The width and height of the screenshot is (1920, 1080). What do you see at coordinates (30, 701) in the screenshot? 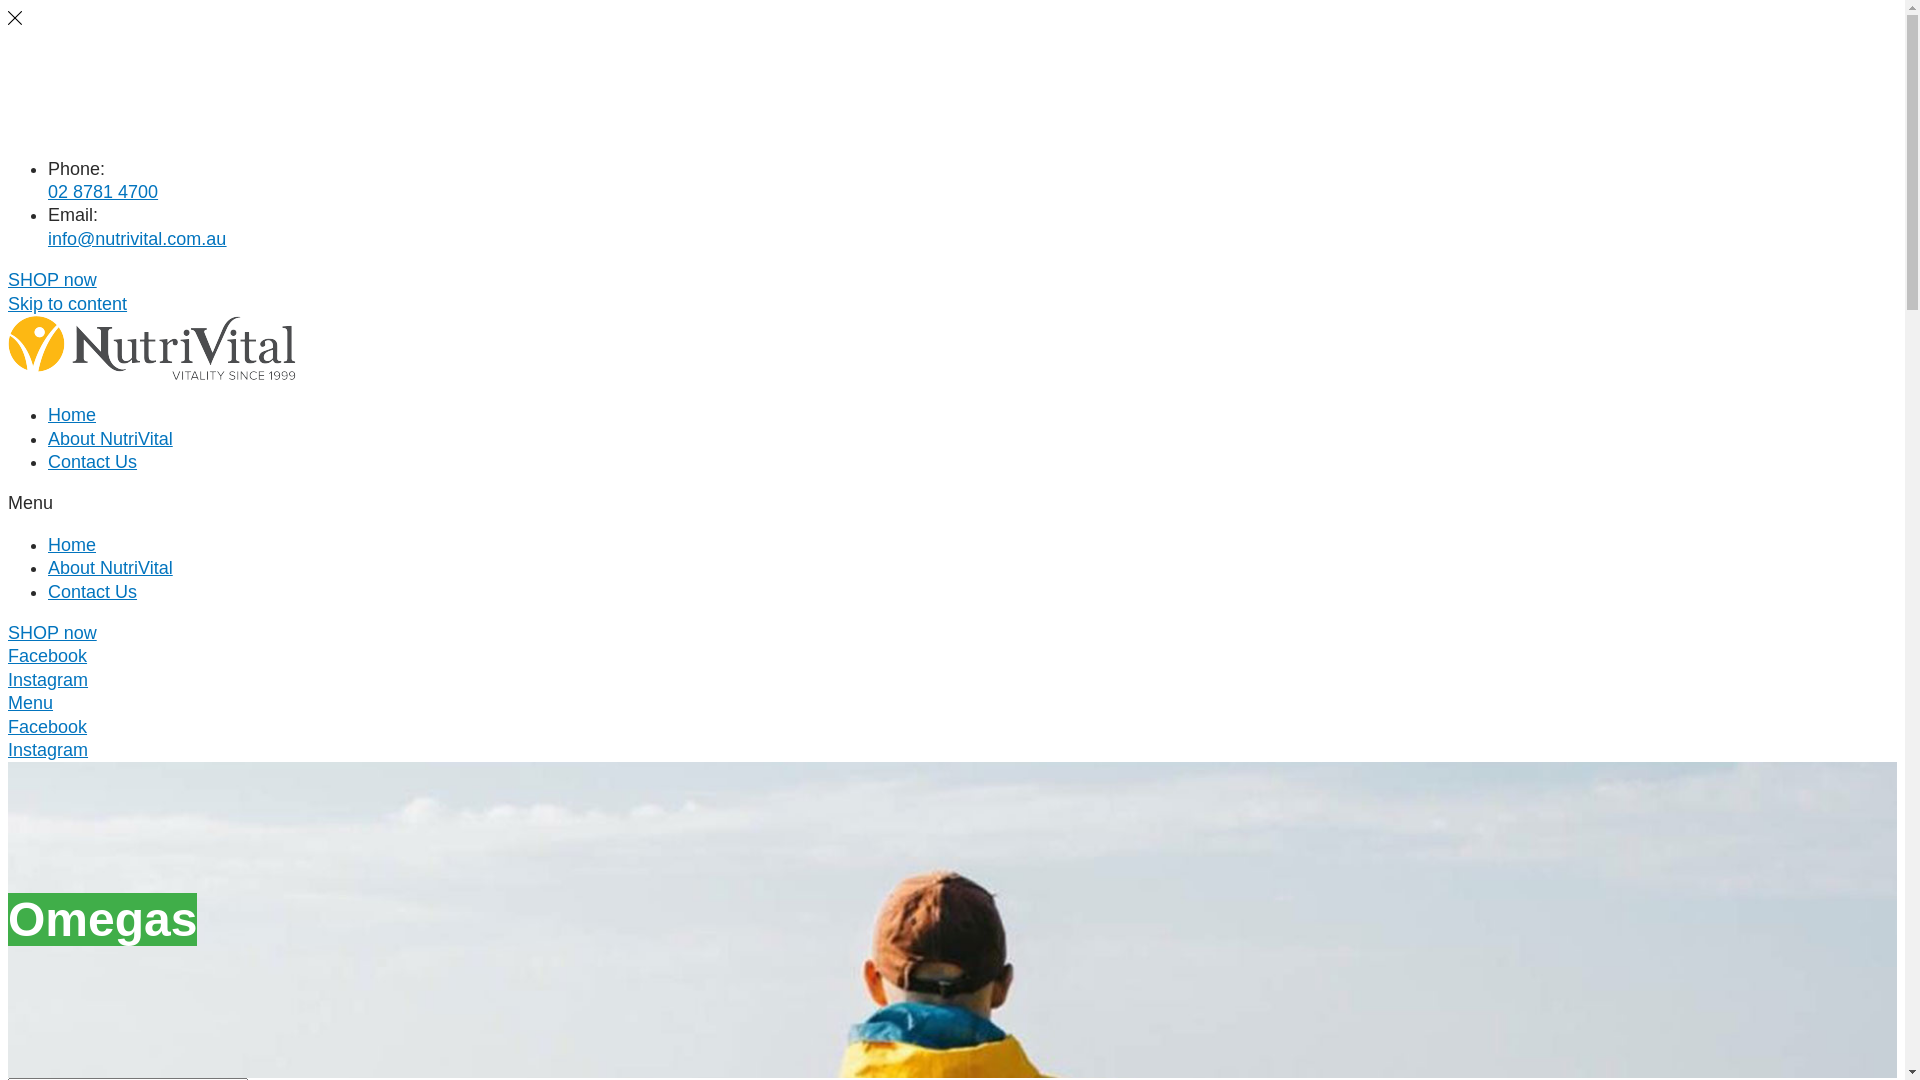
I see `'Menu'` at bounding box center [30, 701].